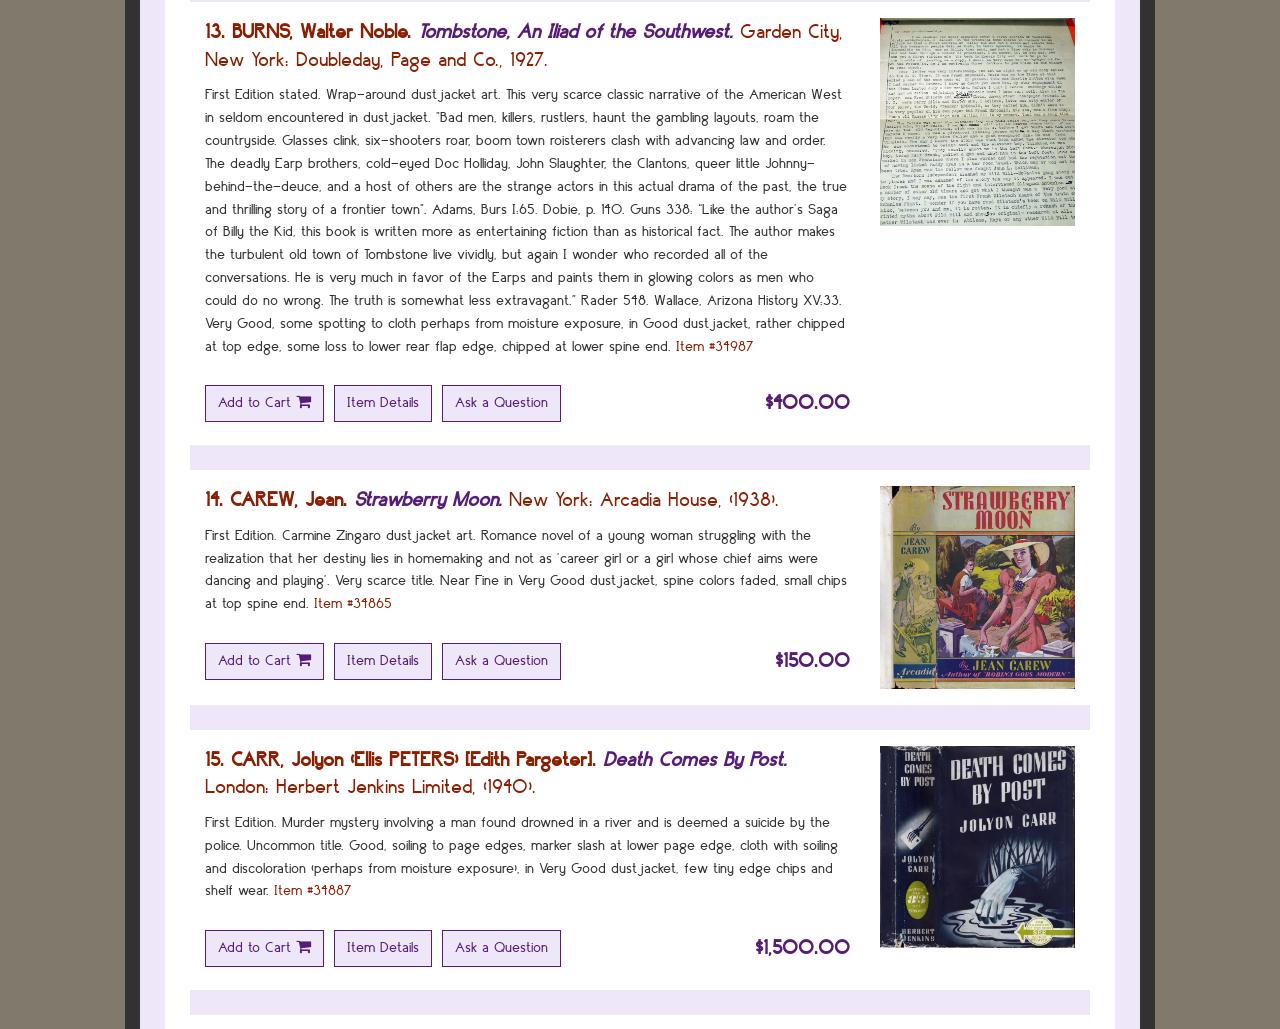  I want to click on 'Strawberry Moon.', so click(427, 499).